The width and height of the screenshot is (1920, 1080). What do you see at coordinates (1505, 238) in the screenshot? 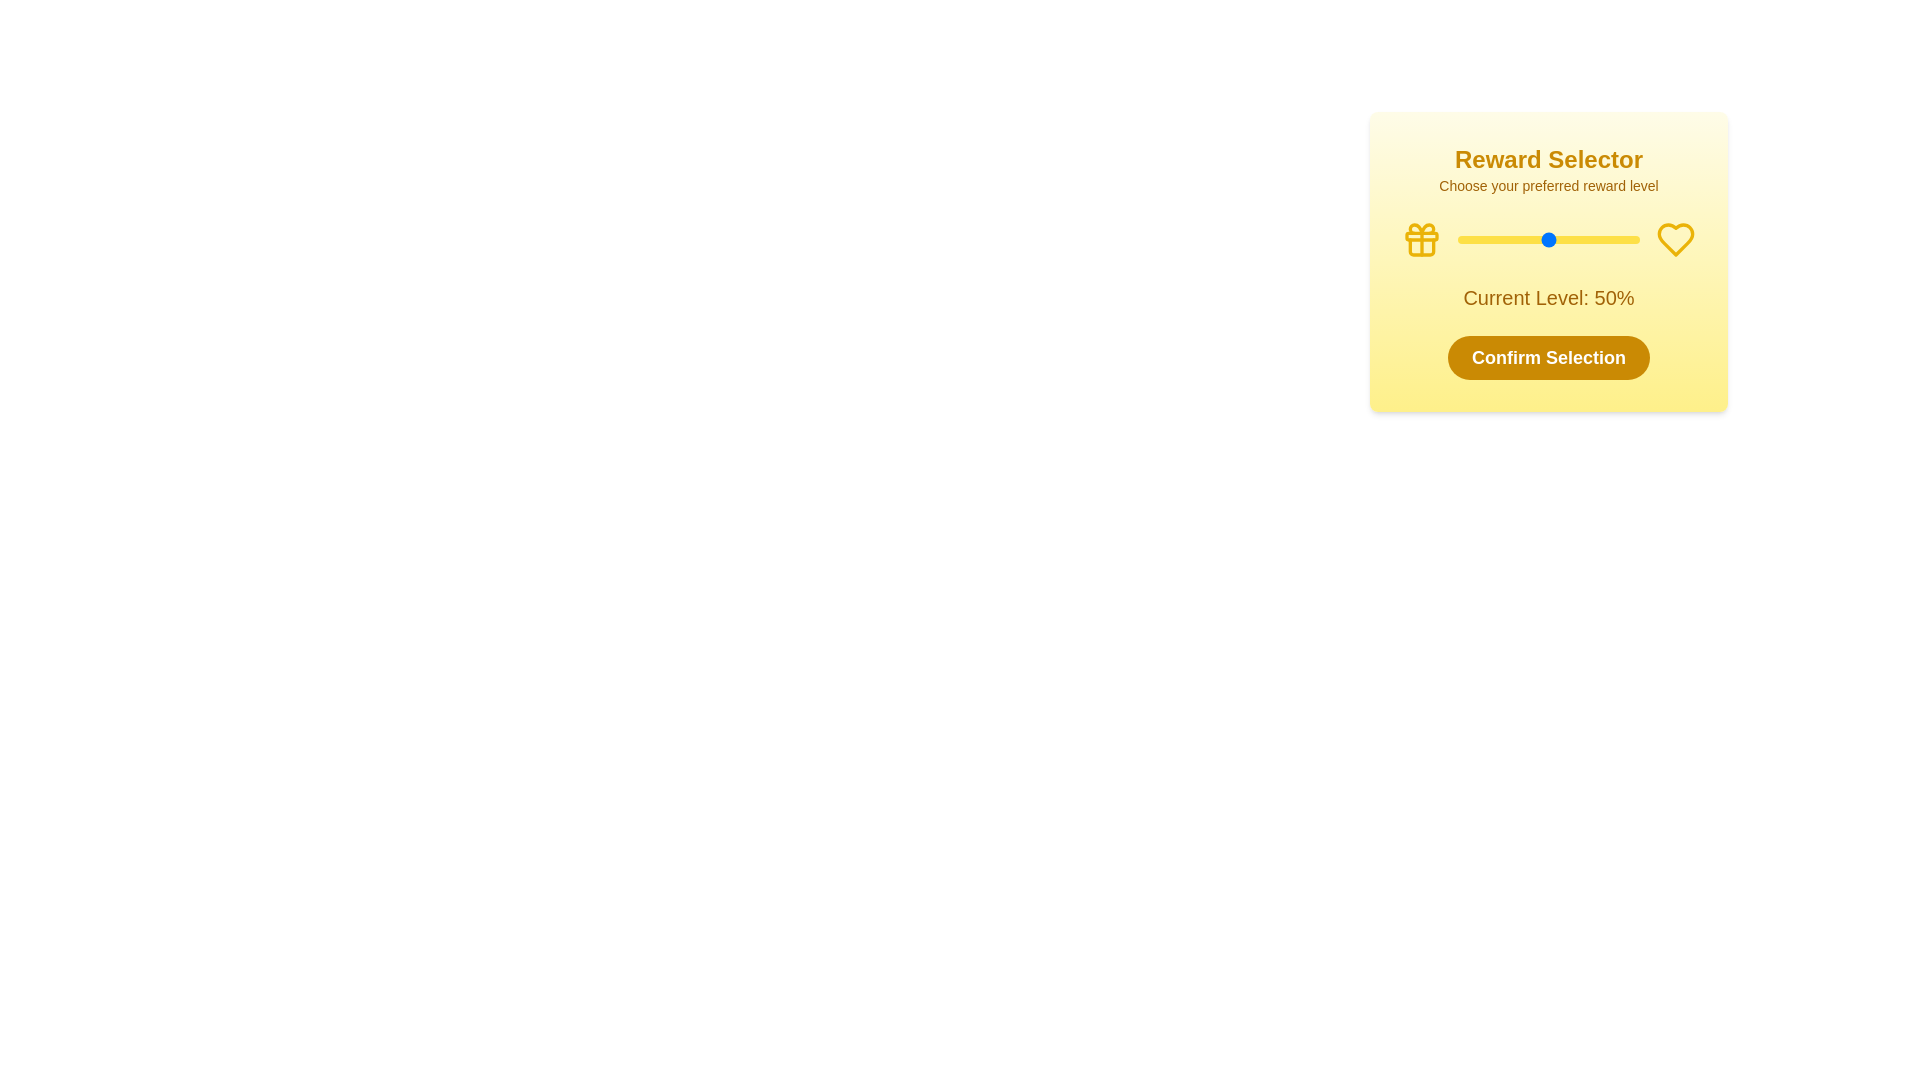
I see `the reward level` at bounding box center [1505, 238].